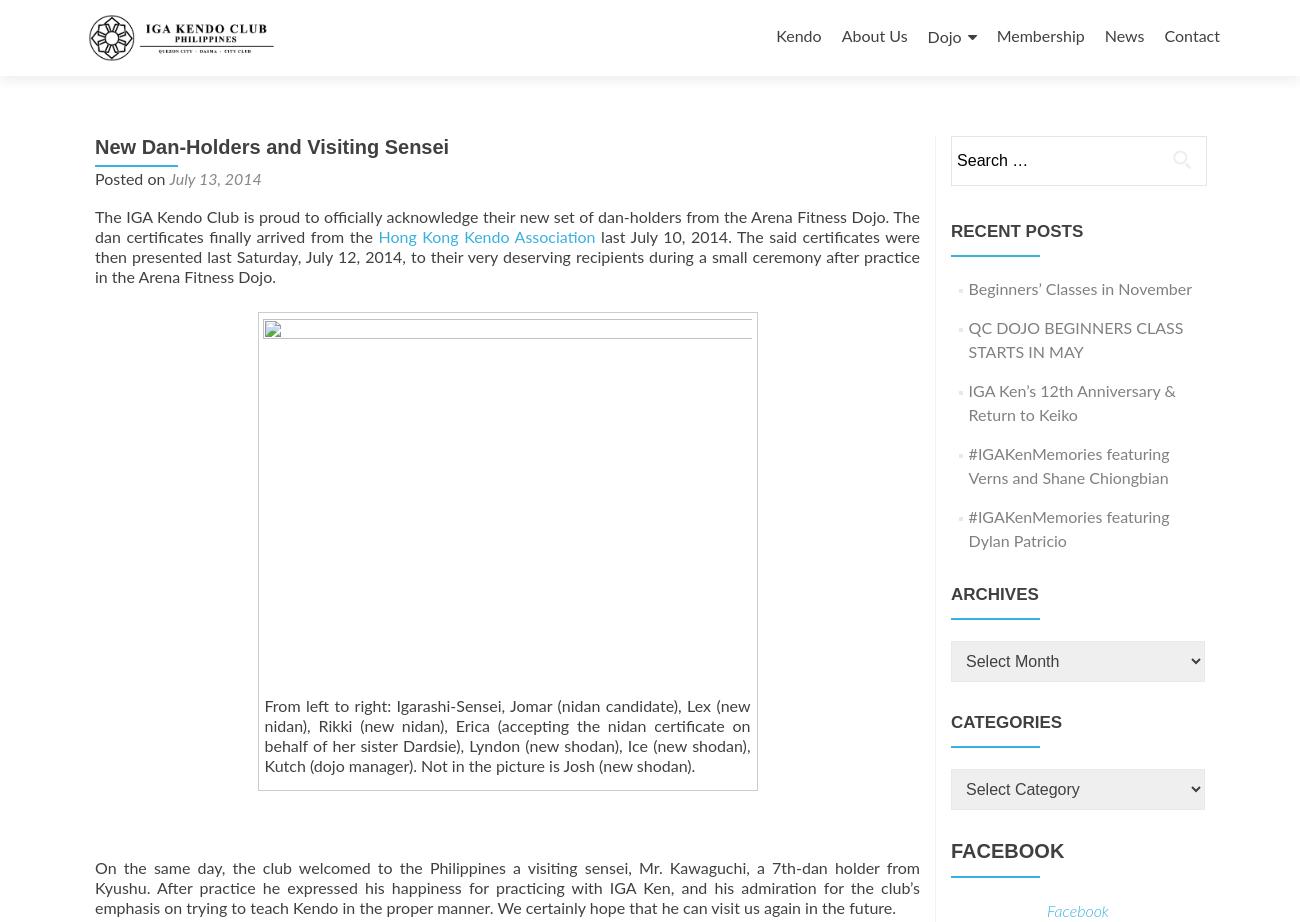 This screenshot has height=922, width=1300. What do you see at coordinates (1164, 36) in the screenshot?
I see `'Contact'` at bounding box center [1164, 36].